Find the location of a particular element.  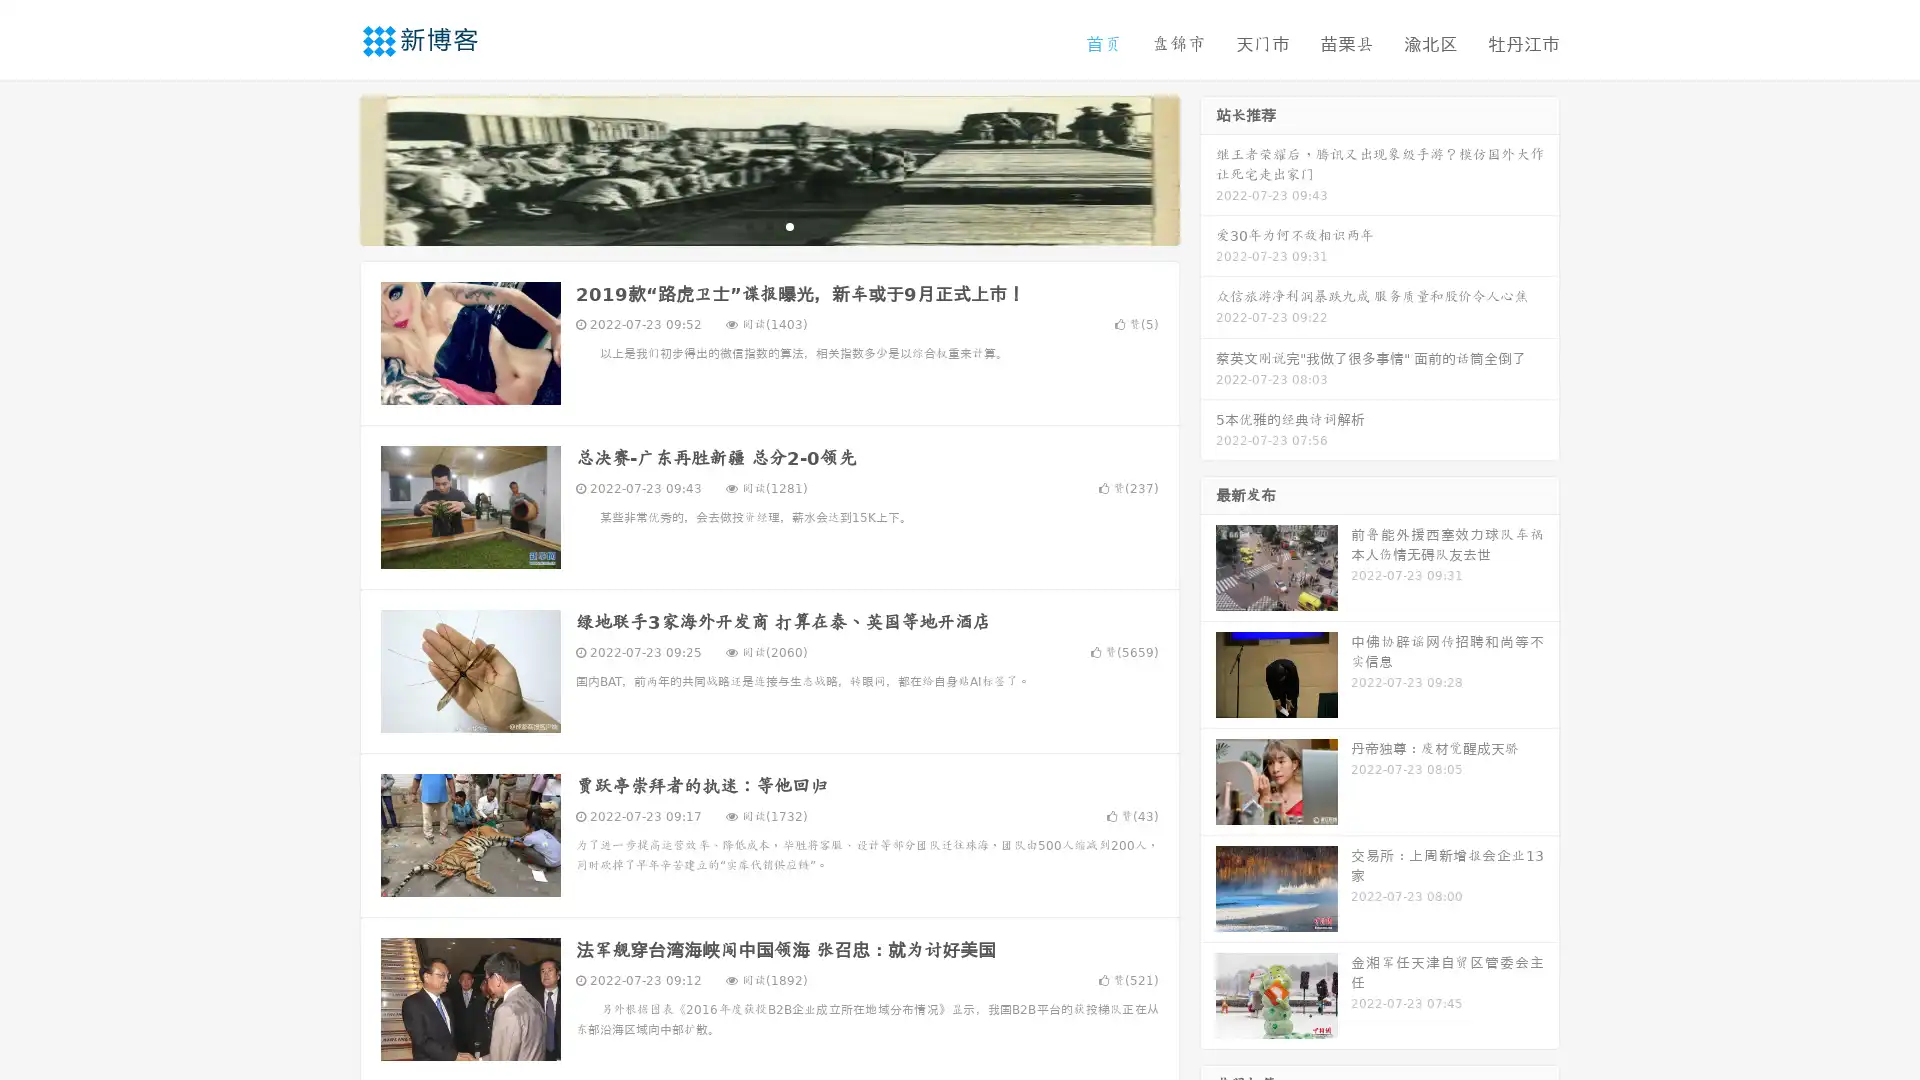

Go to slide 1 is located at coordinates (748, 225).